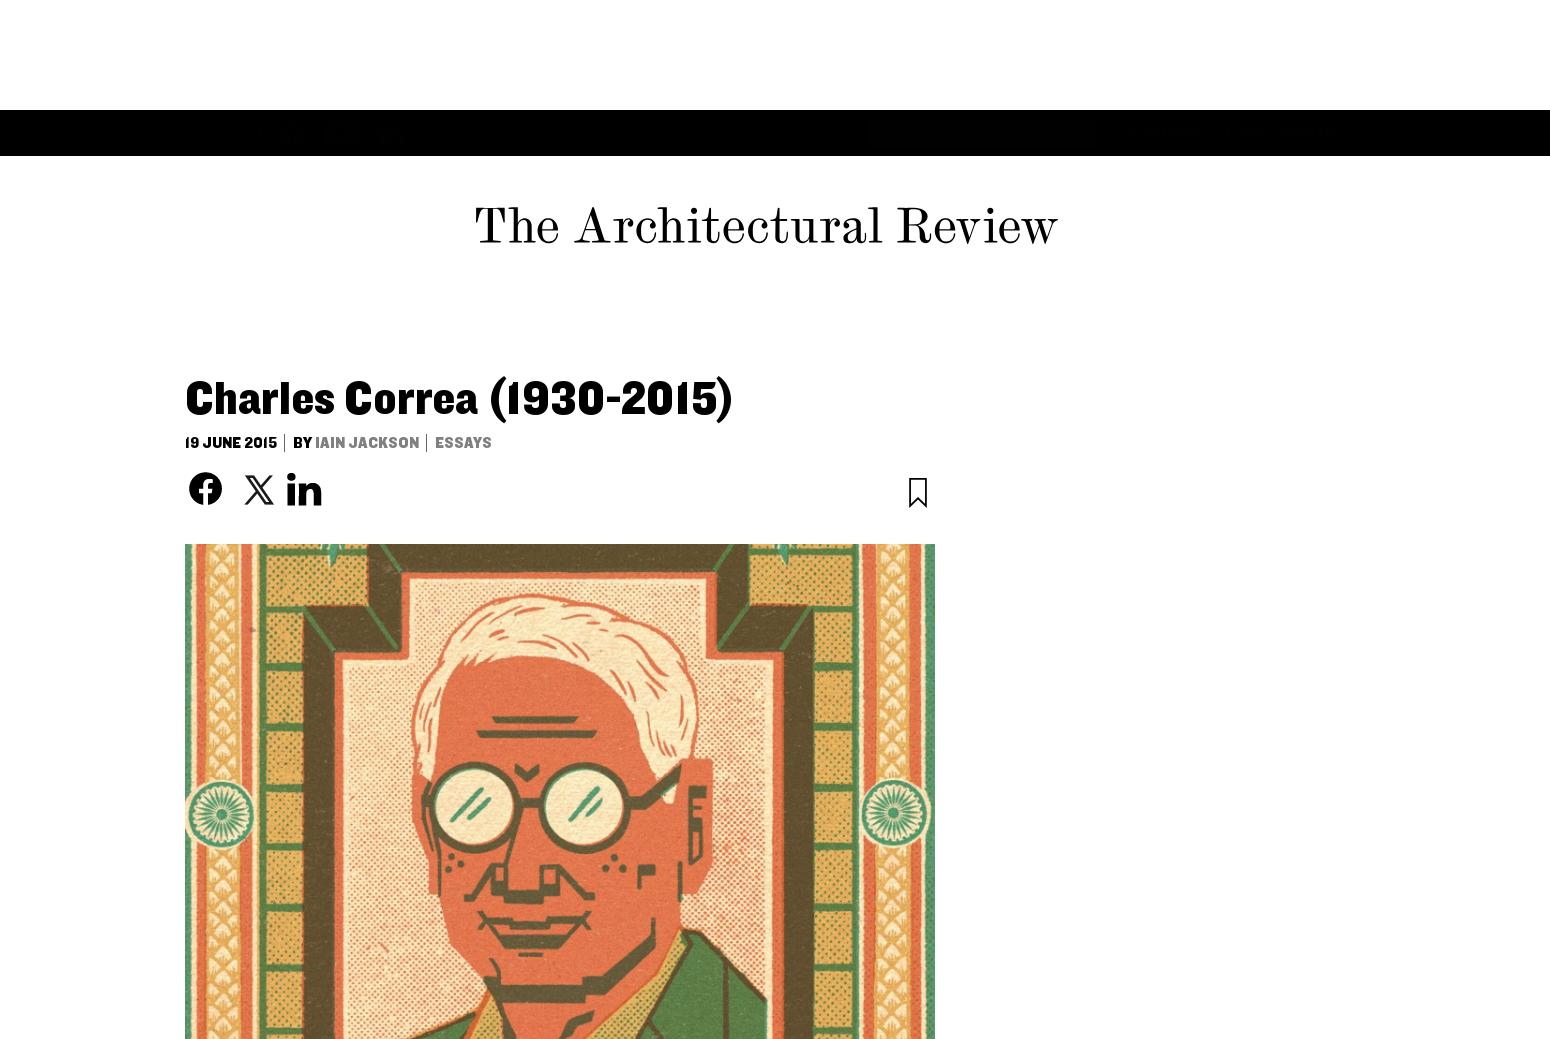 The height and width of the screenshot is (1039, 1550). Describe the element at coordinates (829, 21) in the screenshot. I see `'Films'` at that location.